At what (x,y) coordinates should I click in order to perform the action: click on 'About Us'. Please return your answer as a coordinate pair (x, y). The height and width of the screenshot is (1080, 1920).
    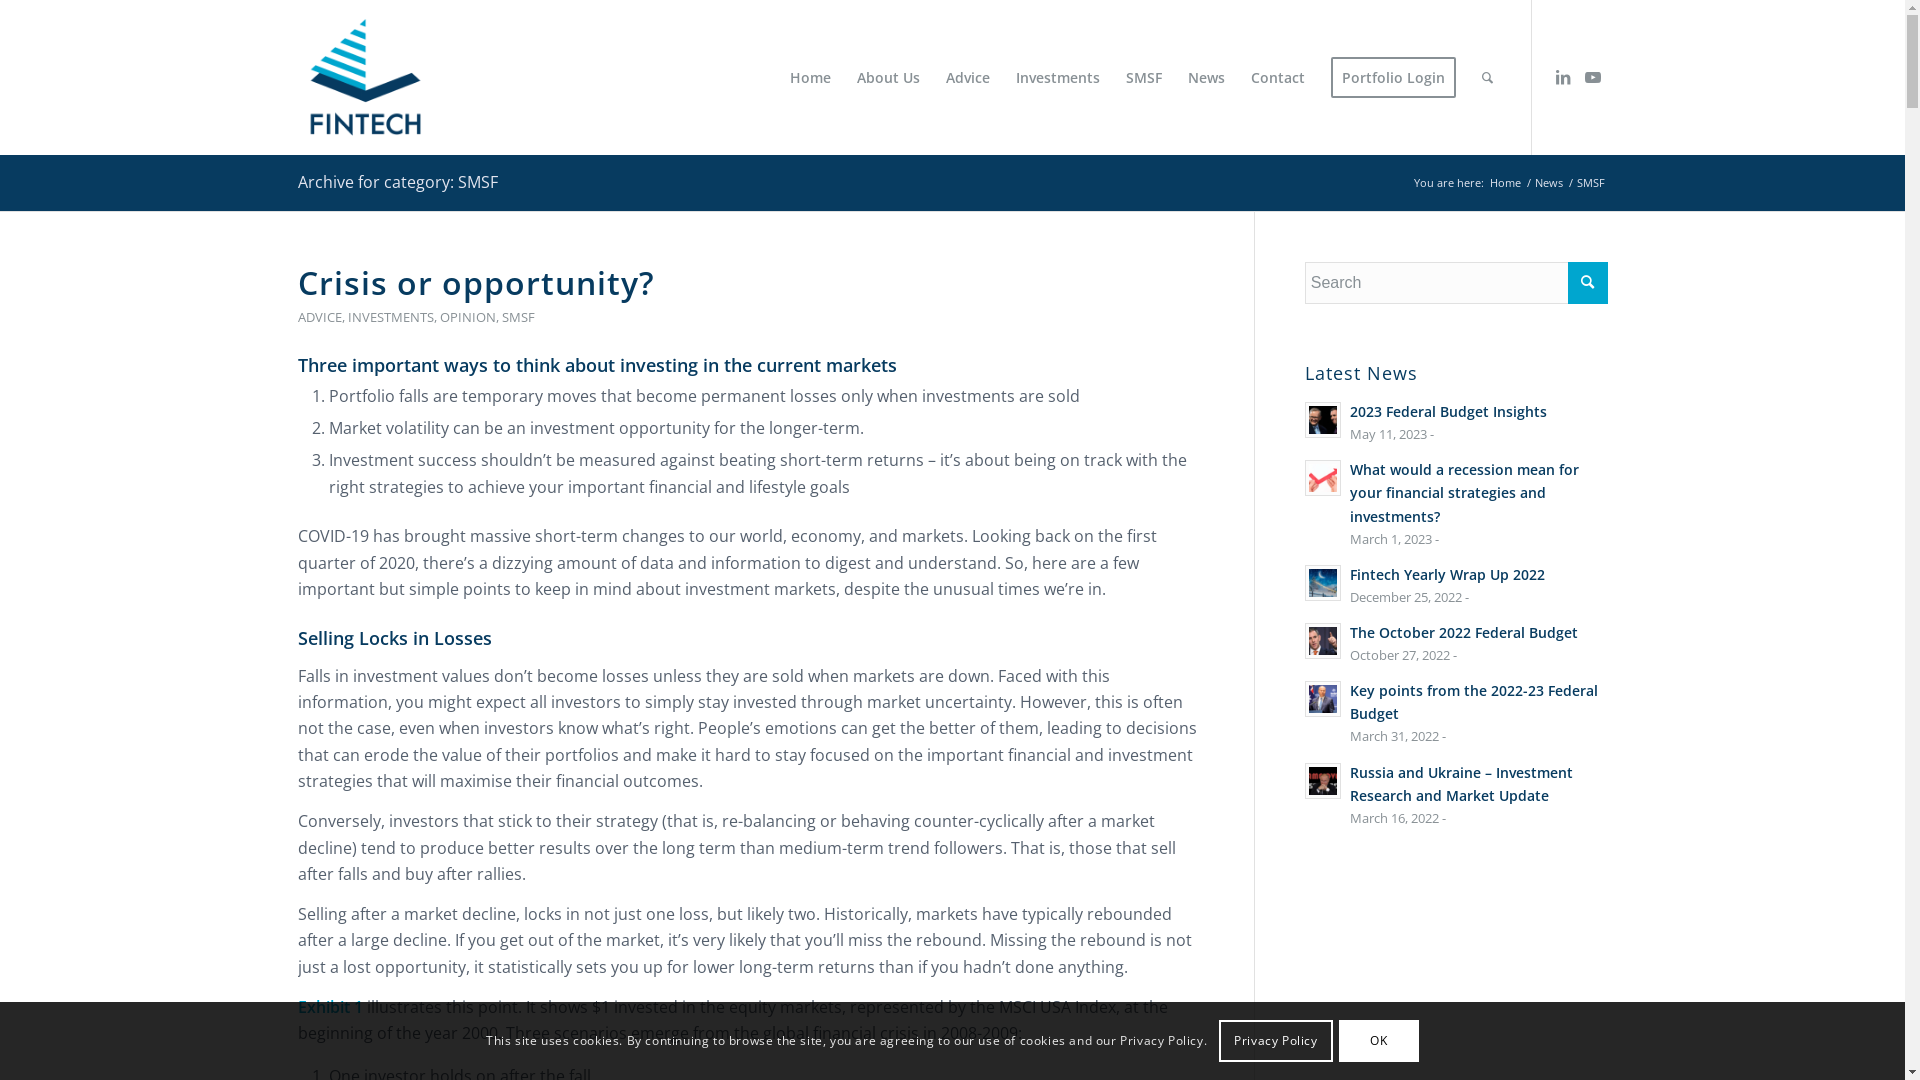
    Looking at the image, I should click on (844, 76).